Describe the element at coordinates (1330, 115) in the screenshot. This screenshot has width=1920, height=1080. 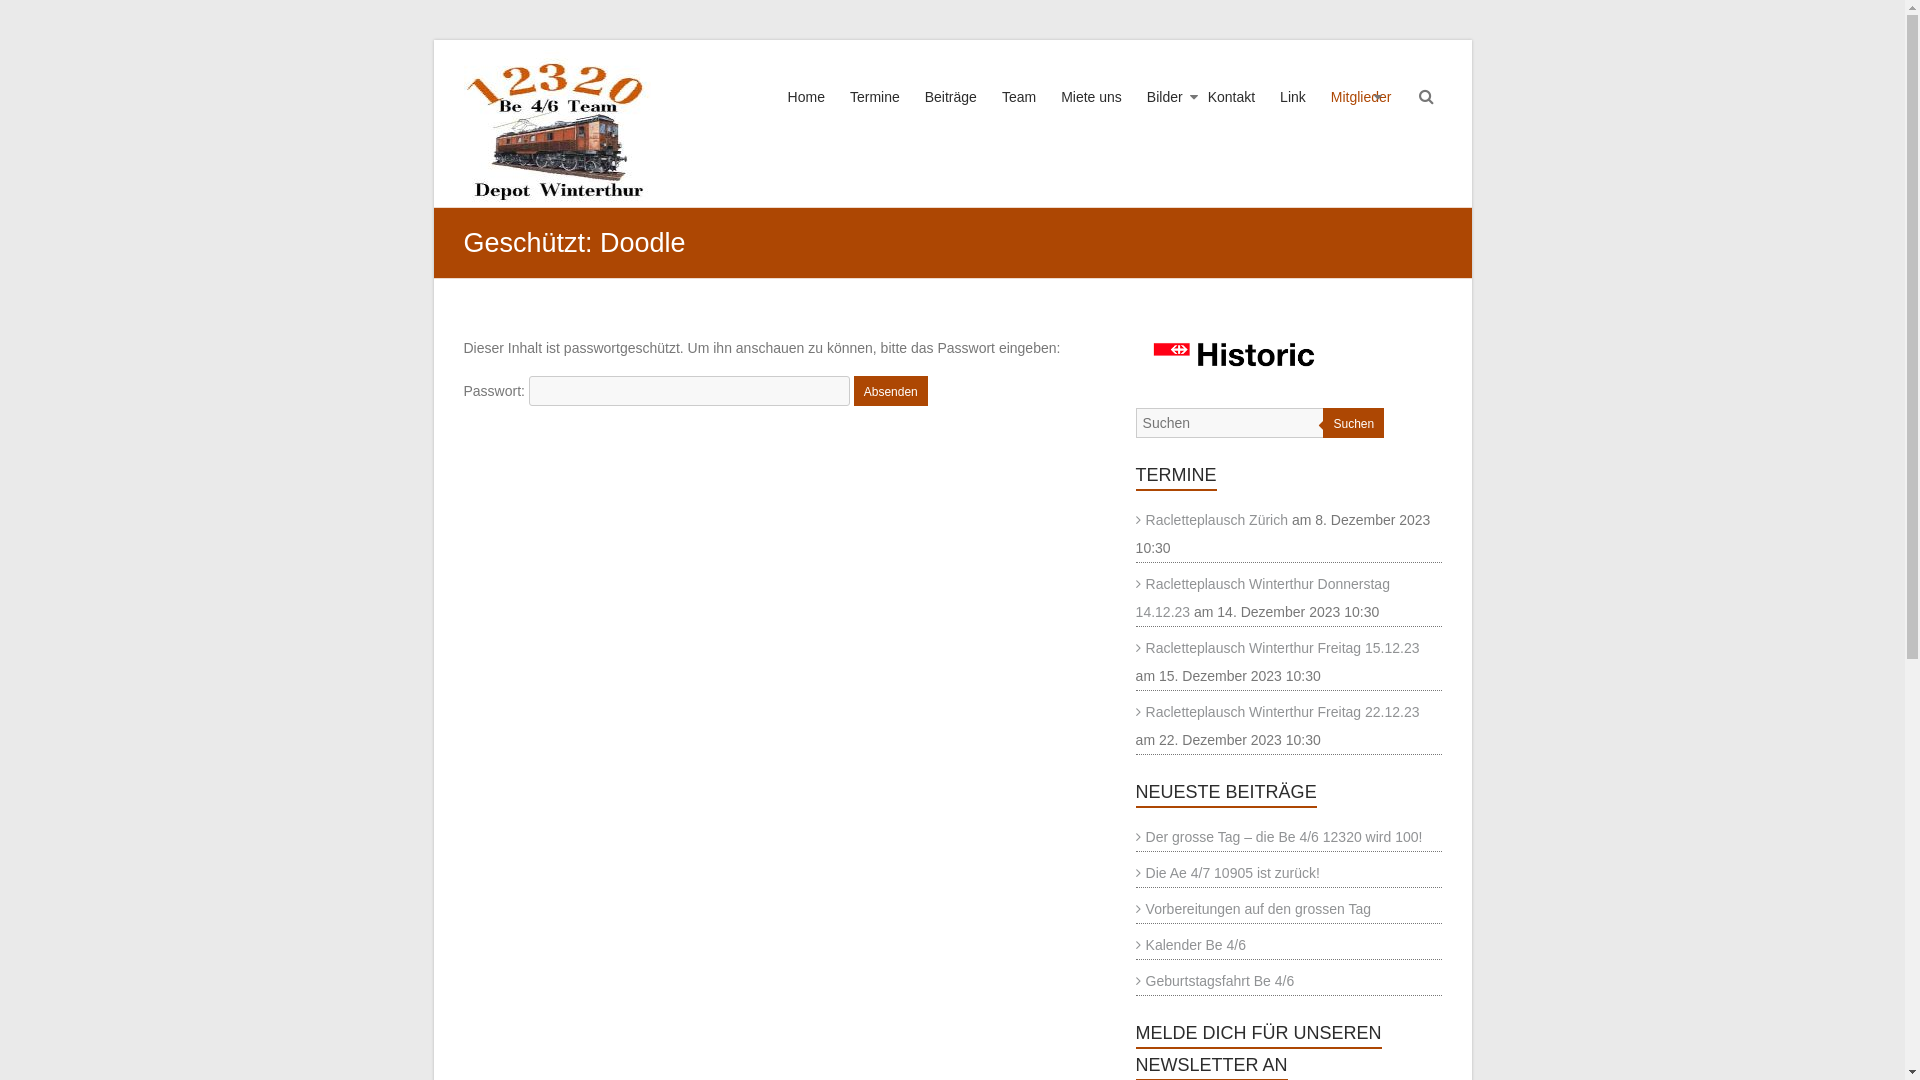
I see `'Mitglieder'` at that location.